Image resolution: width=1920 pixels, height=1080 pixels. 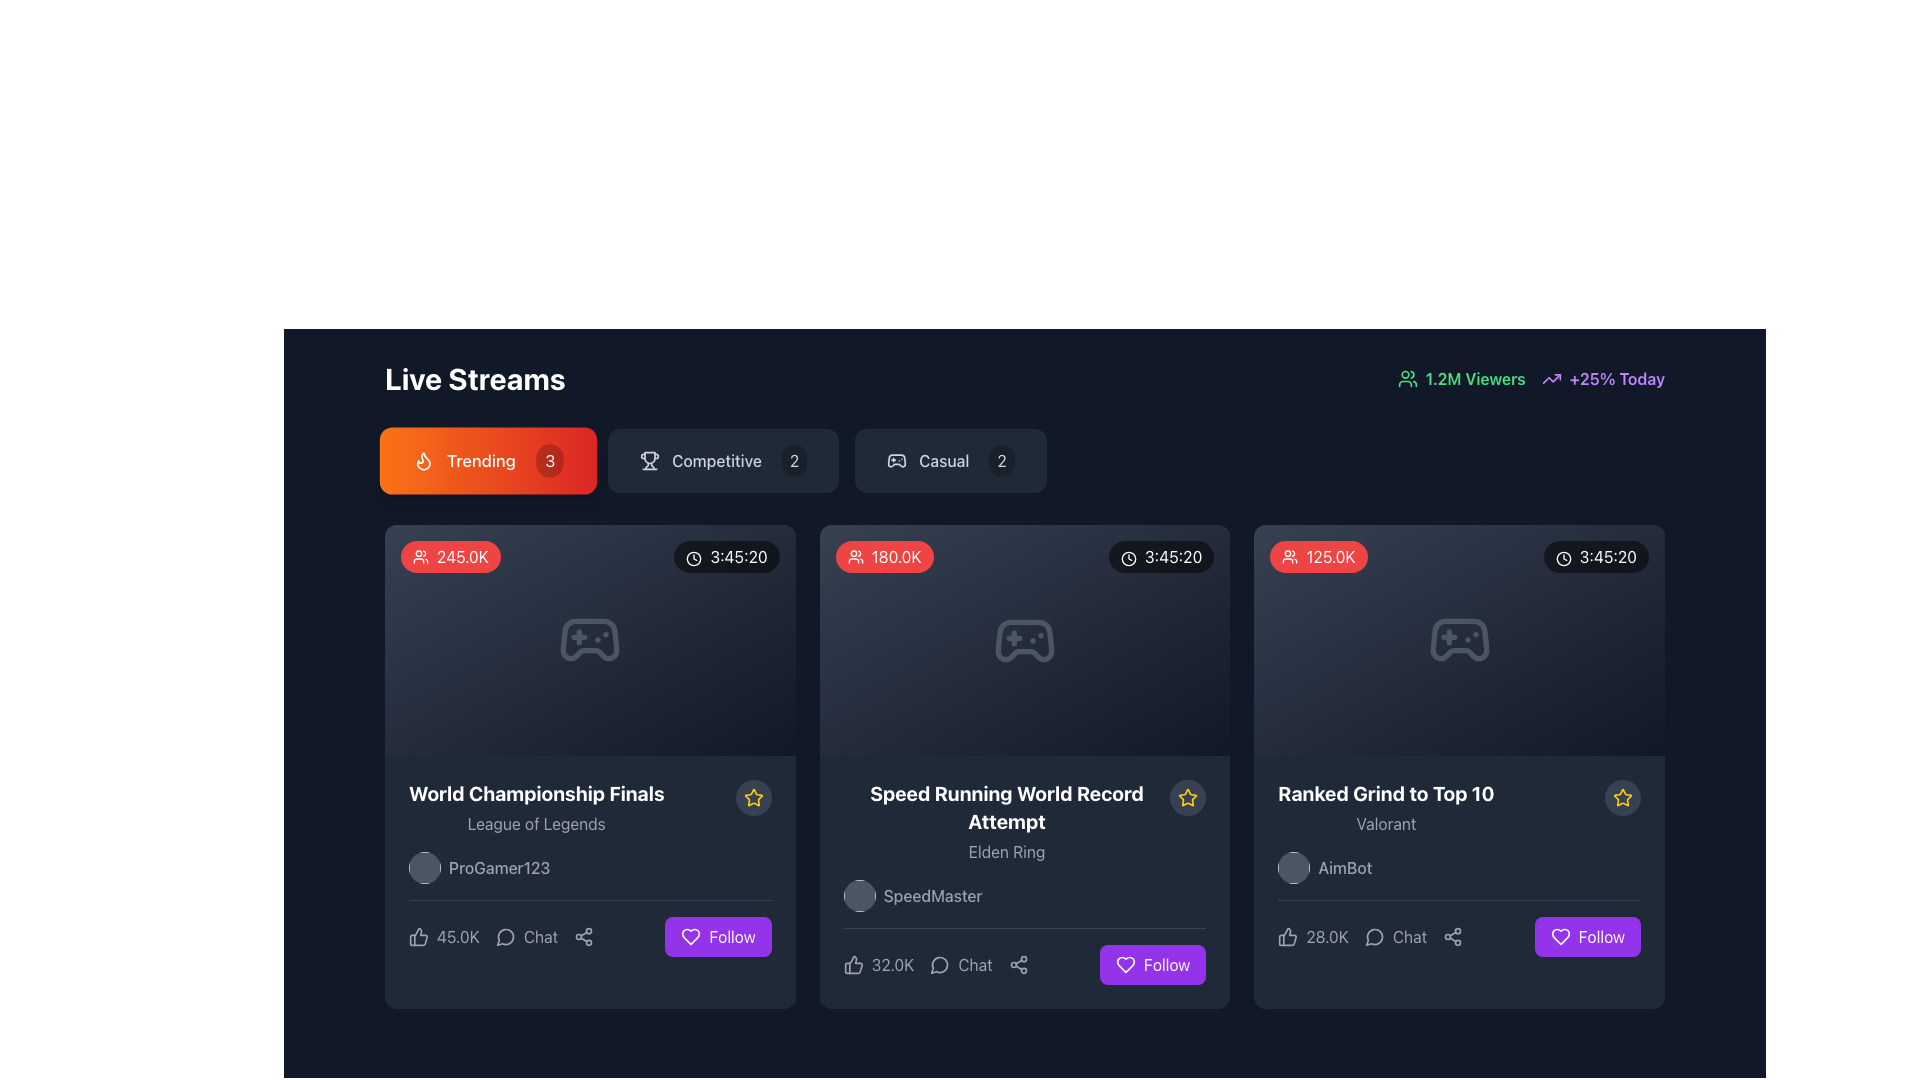 What do you see at coordinates (1288, 937) in the screenshot?
I see `the like button located under the third card (Ranked Grind to Top 10)` at bounding box center [1288, 937].